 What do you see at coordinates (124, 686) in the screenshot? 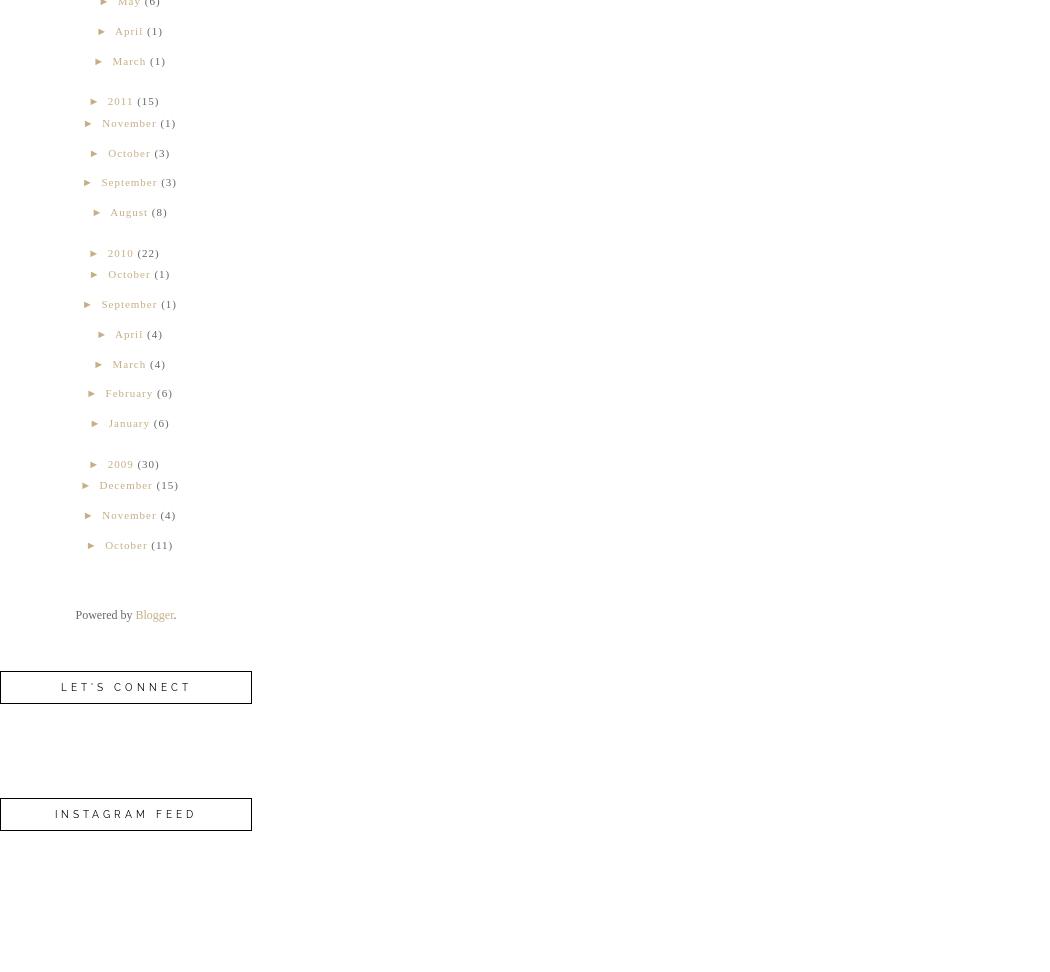
I see `'Let's Connect'` at bounding box center [124, 686].